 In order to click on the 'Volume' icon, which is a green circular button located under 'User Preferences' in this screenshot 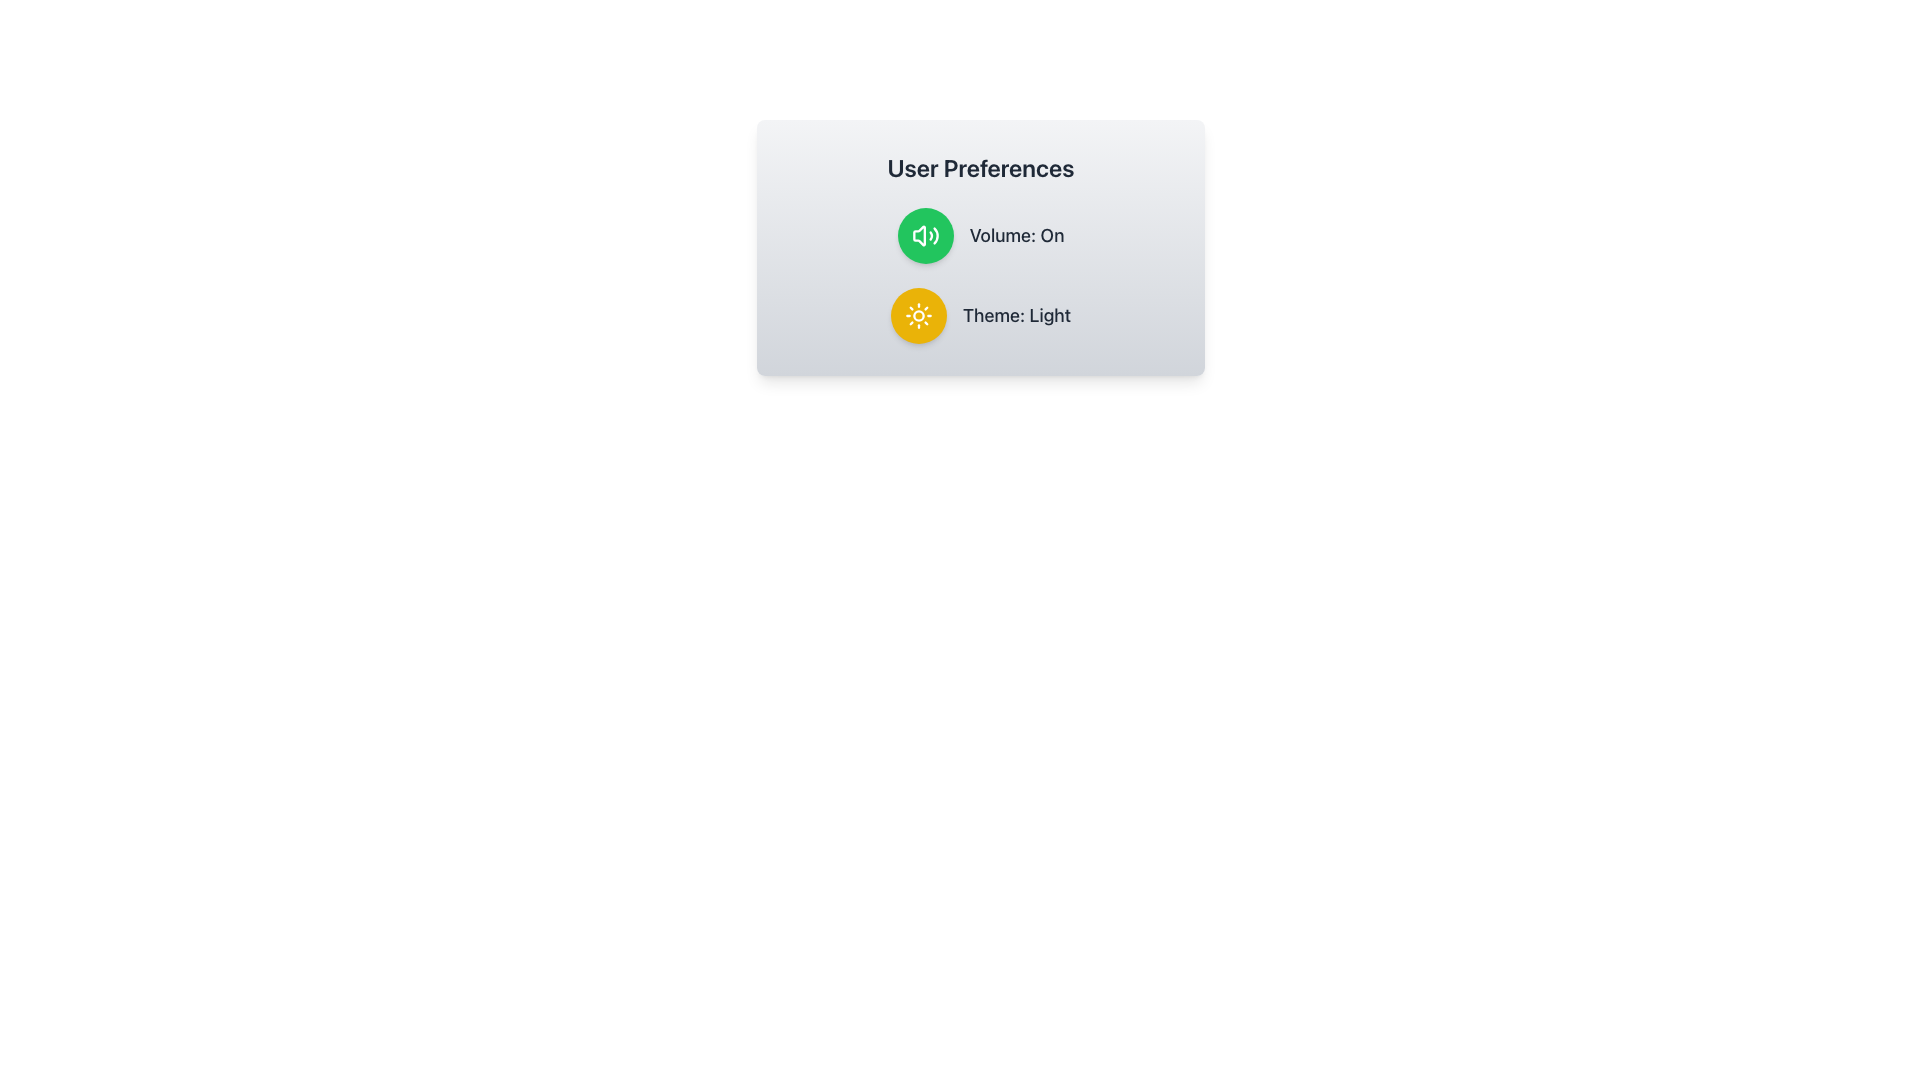, I will do `click(924, 234)`.